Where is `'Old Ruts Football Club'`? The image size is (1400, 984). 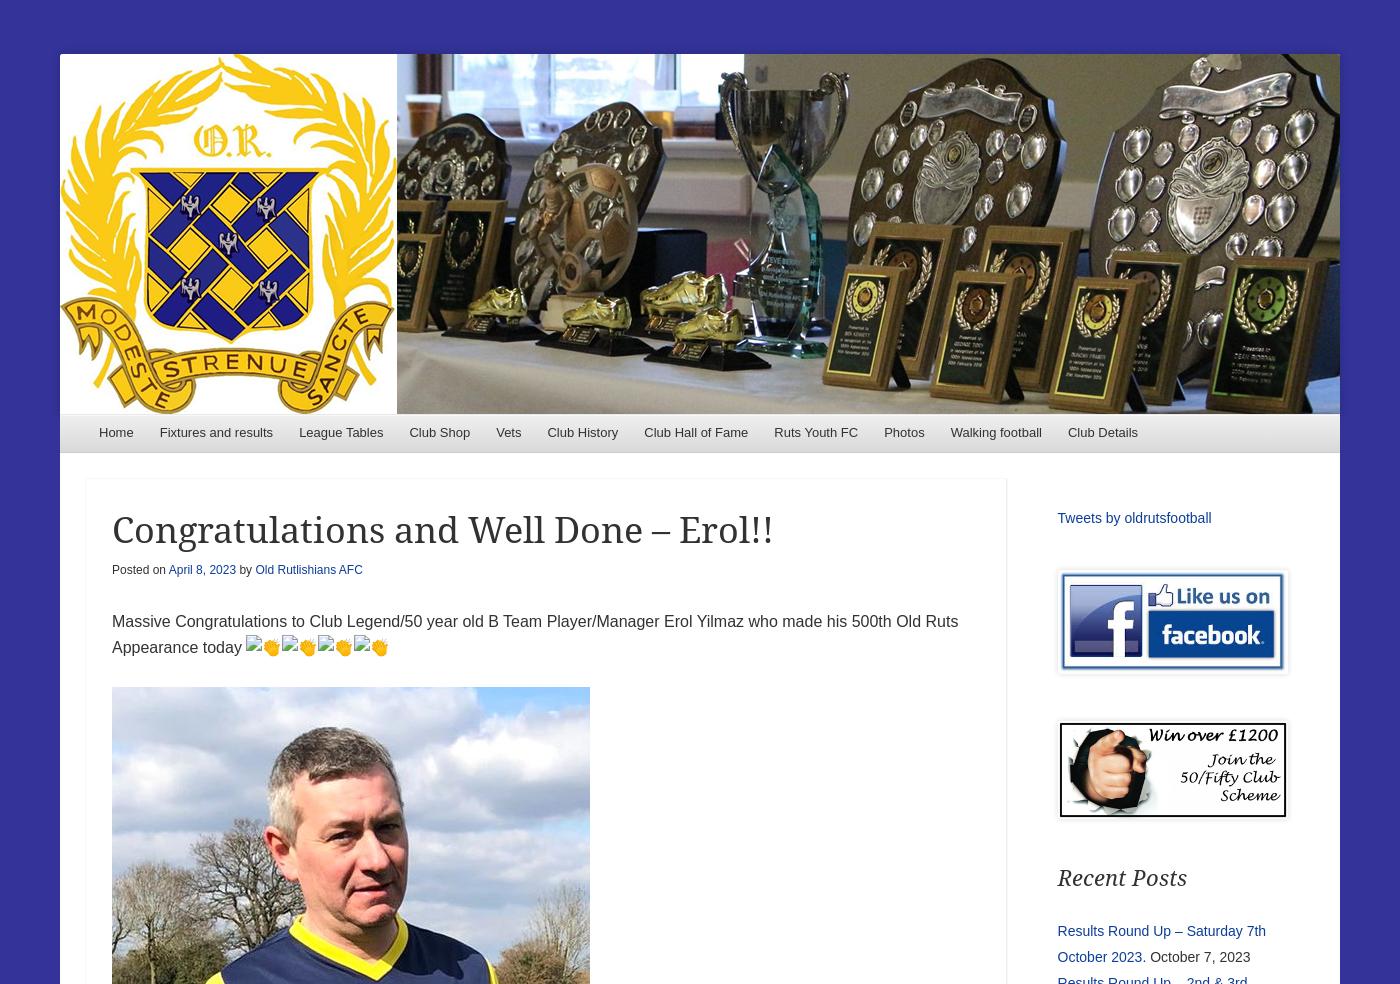 'Old Ruts Football Club' is located at coordinates (79, 65).